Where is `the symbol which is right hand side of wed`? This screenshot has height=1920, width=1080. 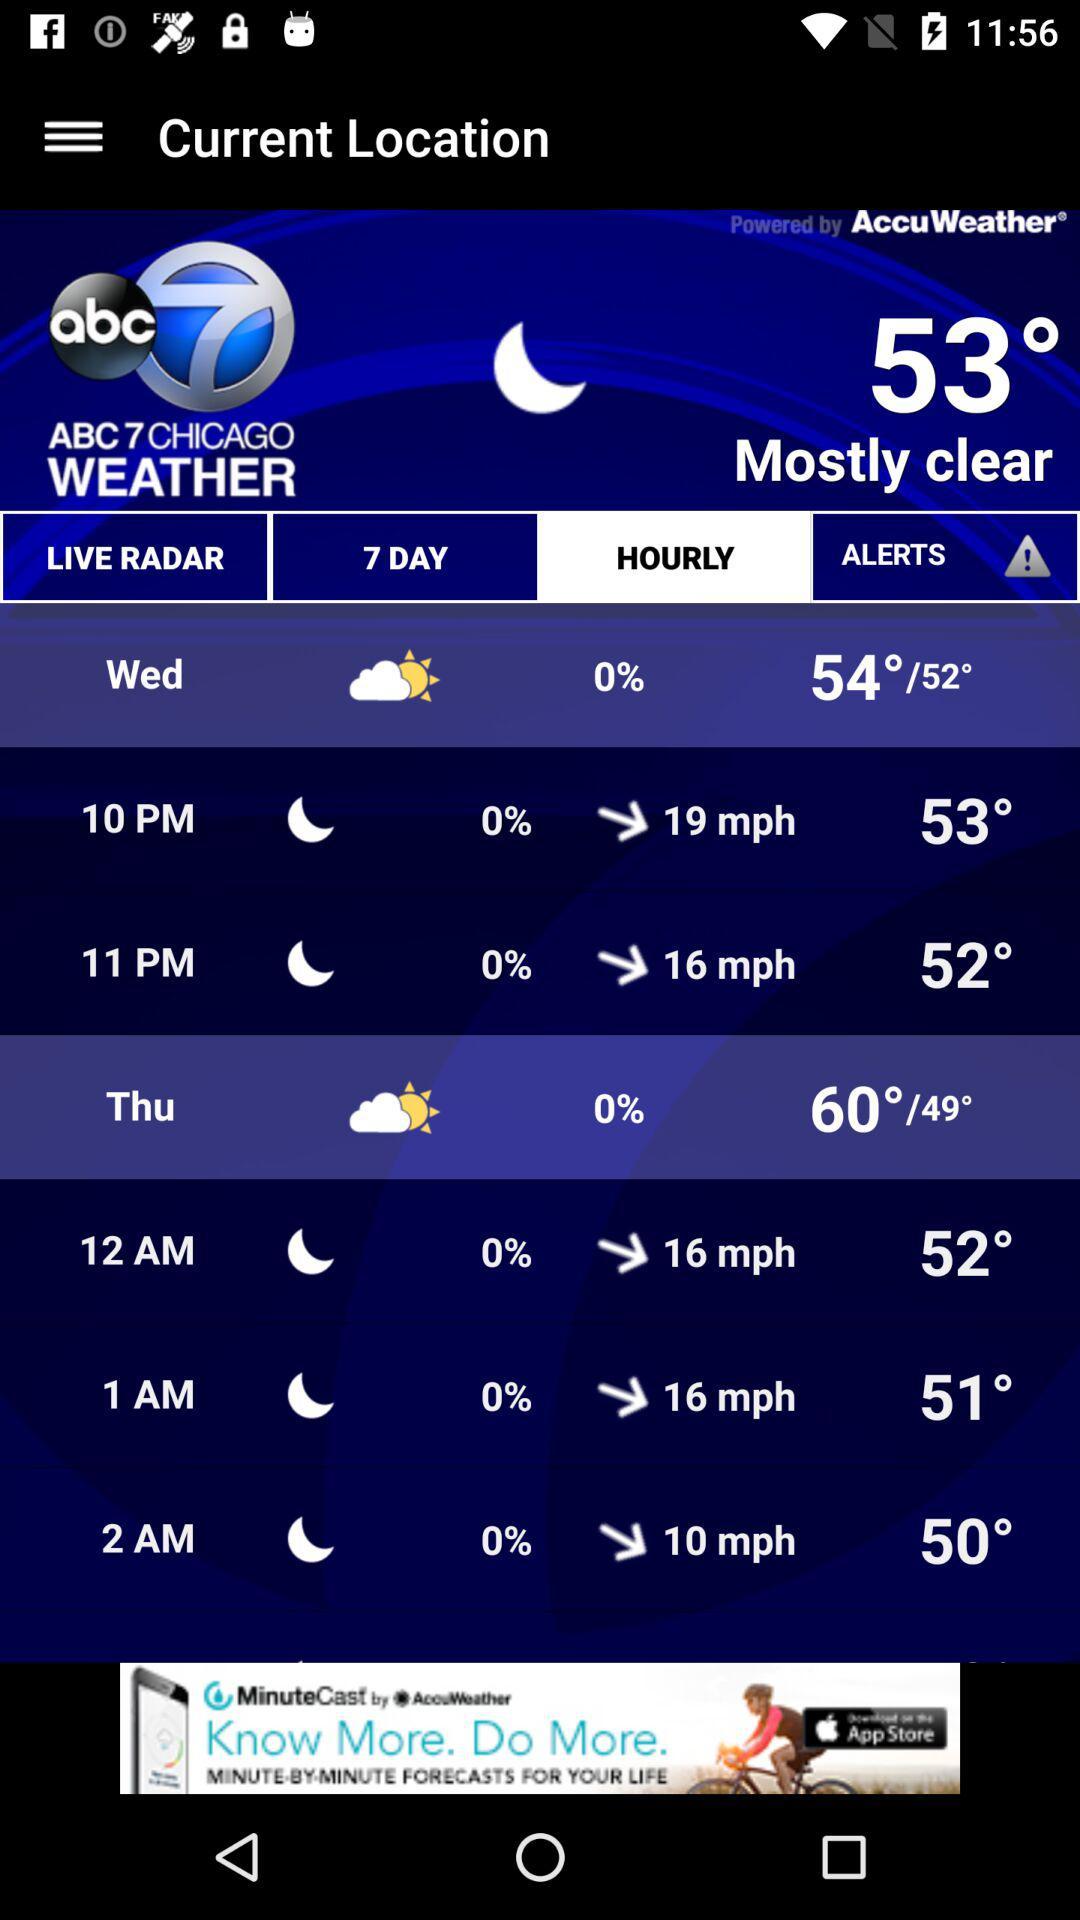
the symbol which is right hand side of wed is located at coordinates (394, 675).